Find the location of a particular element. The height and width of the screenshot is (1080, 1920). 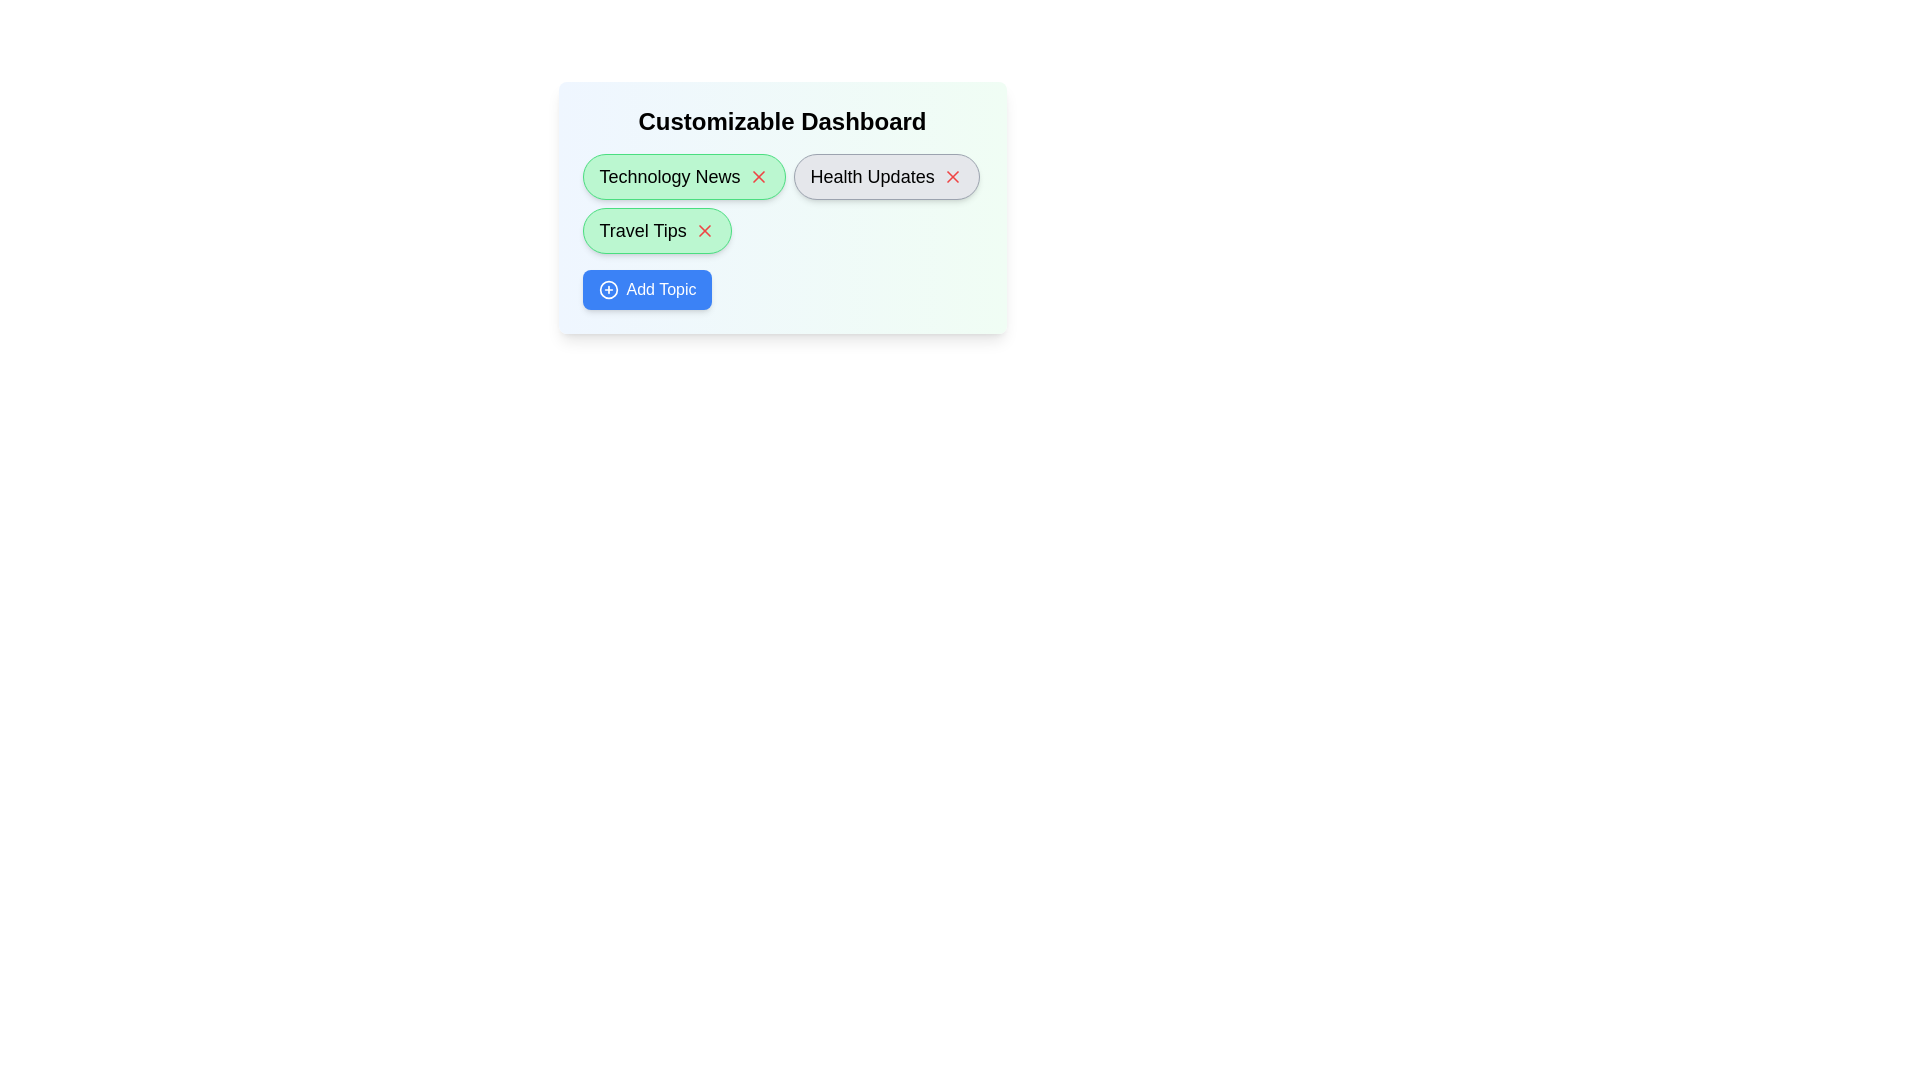

the 'Add Topic' button to add a new topic to the dashboard is located at coordinates (647, 289).